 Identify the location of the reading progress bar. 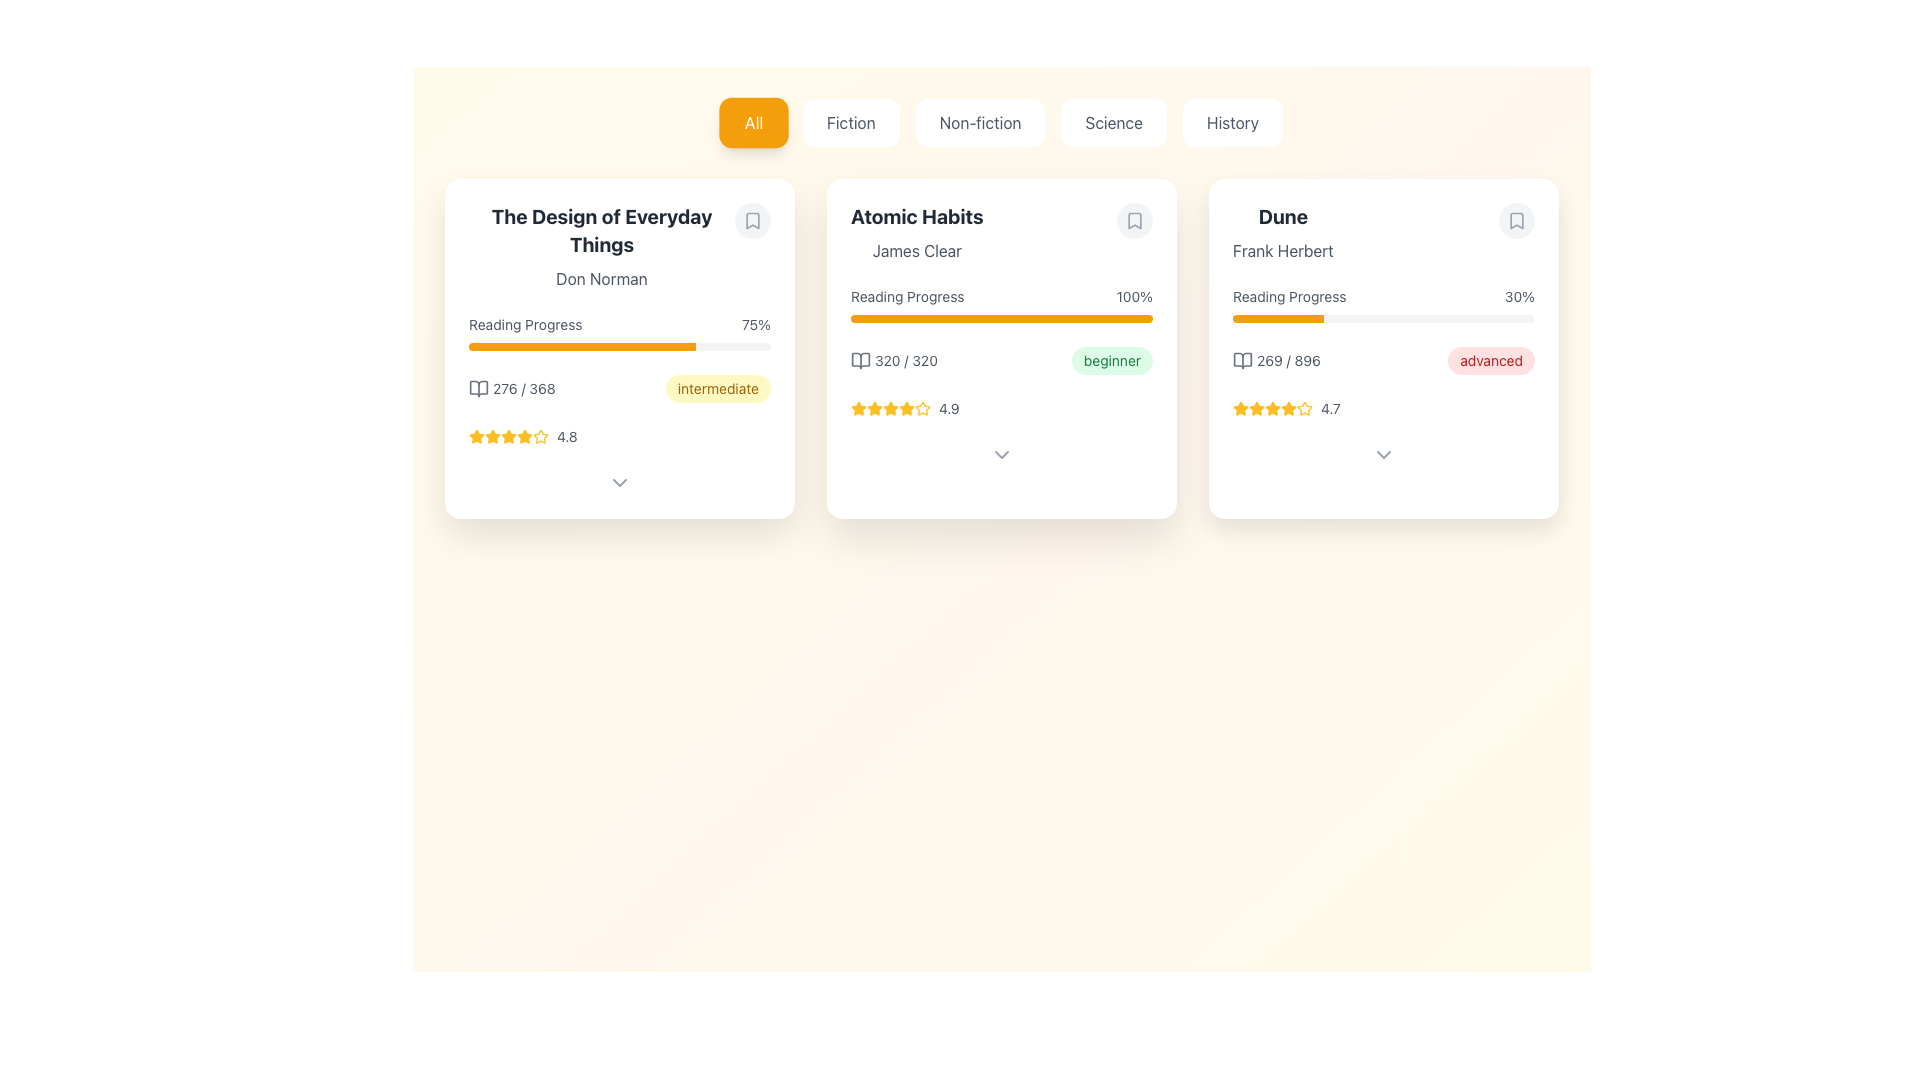
(652, 346).